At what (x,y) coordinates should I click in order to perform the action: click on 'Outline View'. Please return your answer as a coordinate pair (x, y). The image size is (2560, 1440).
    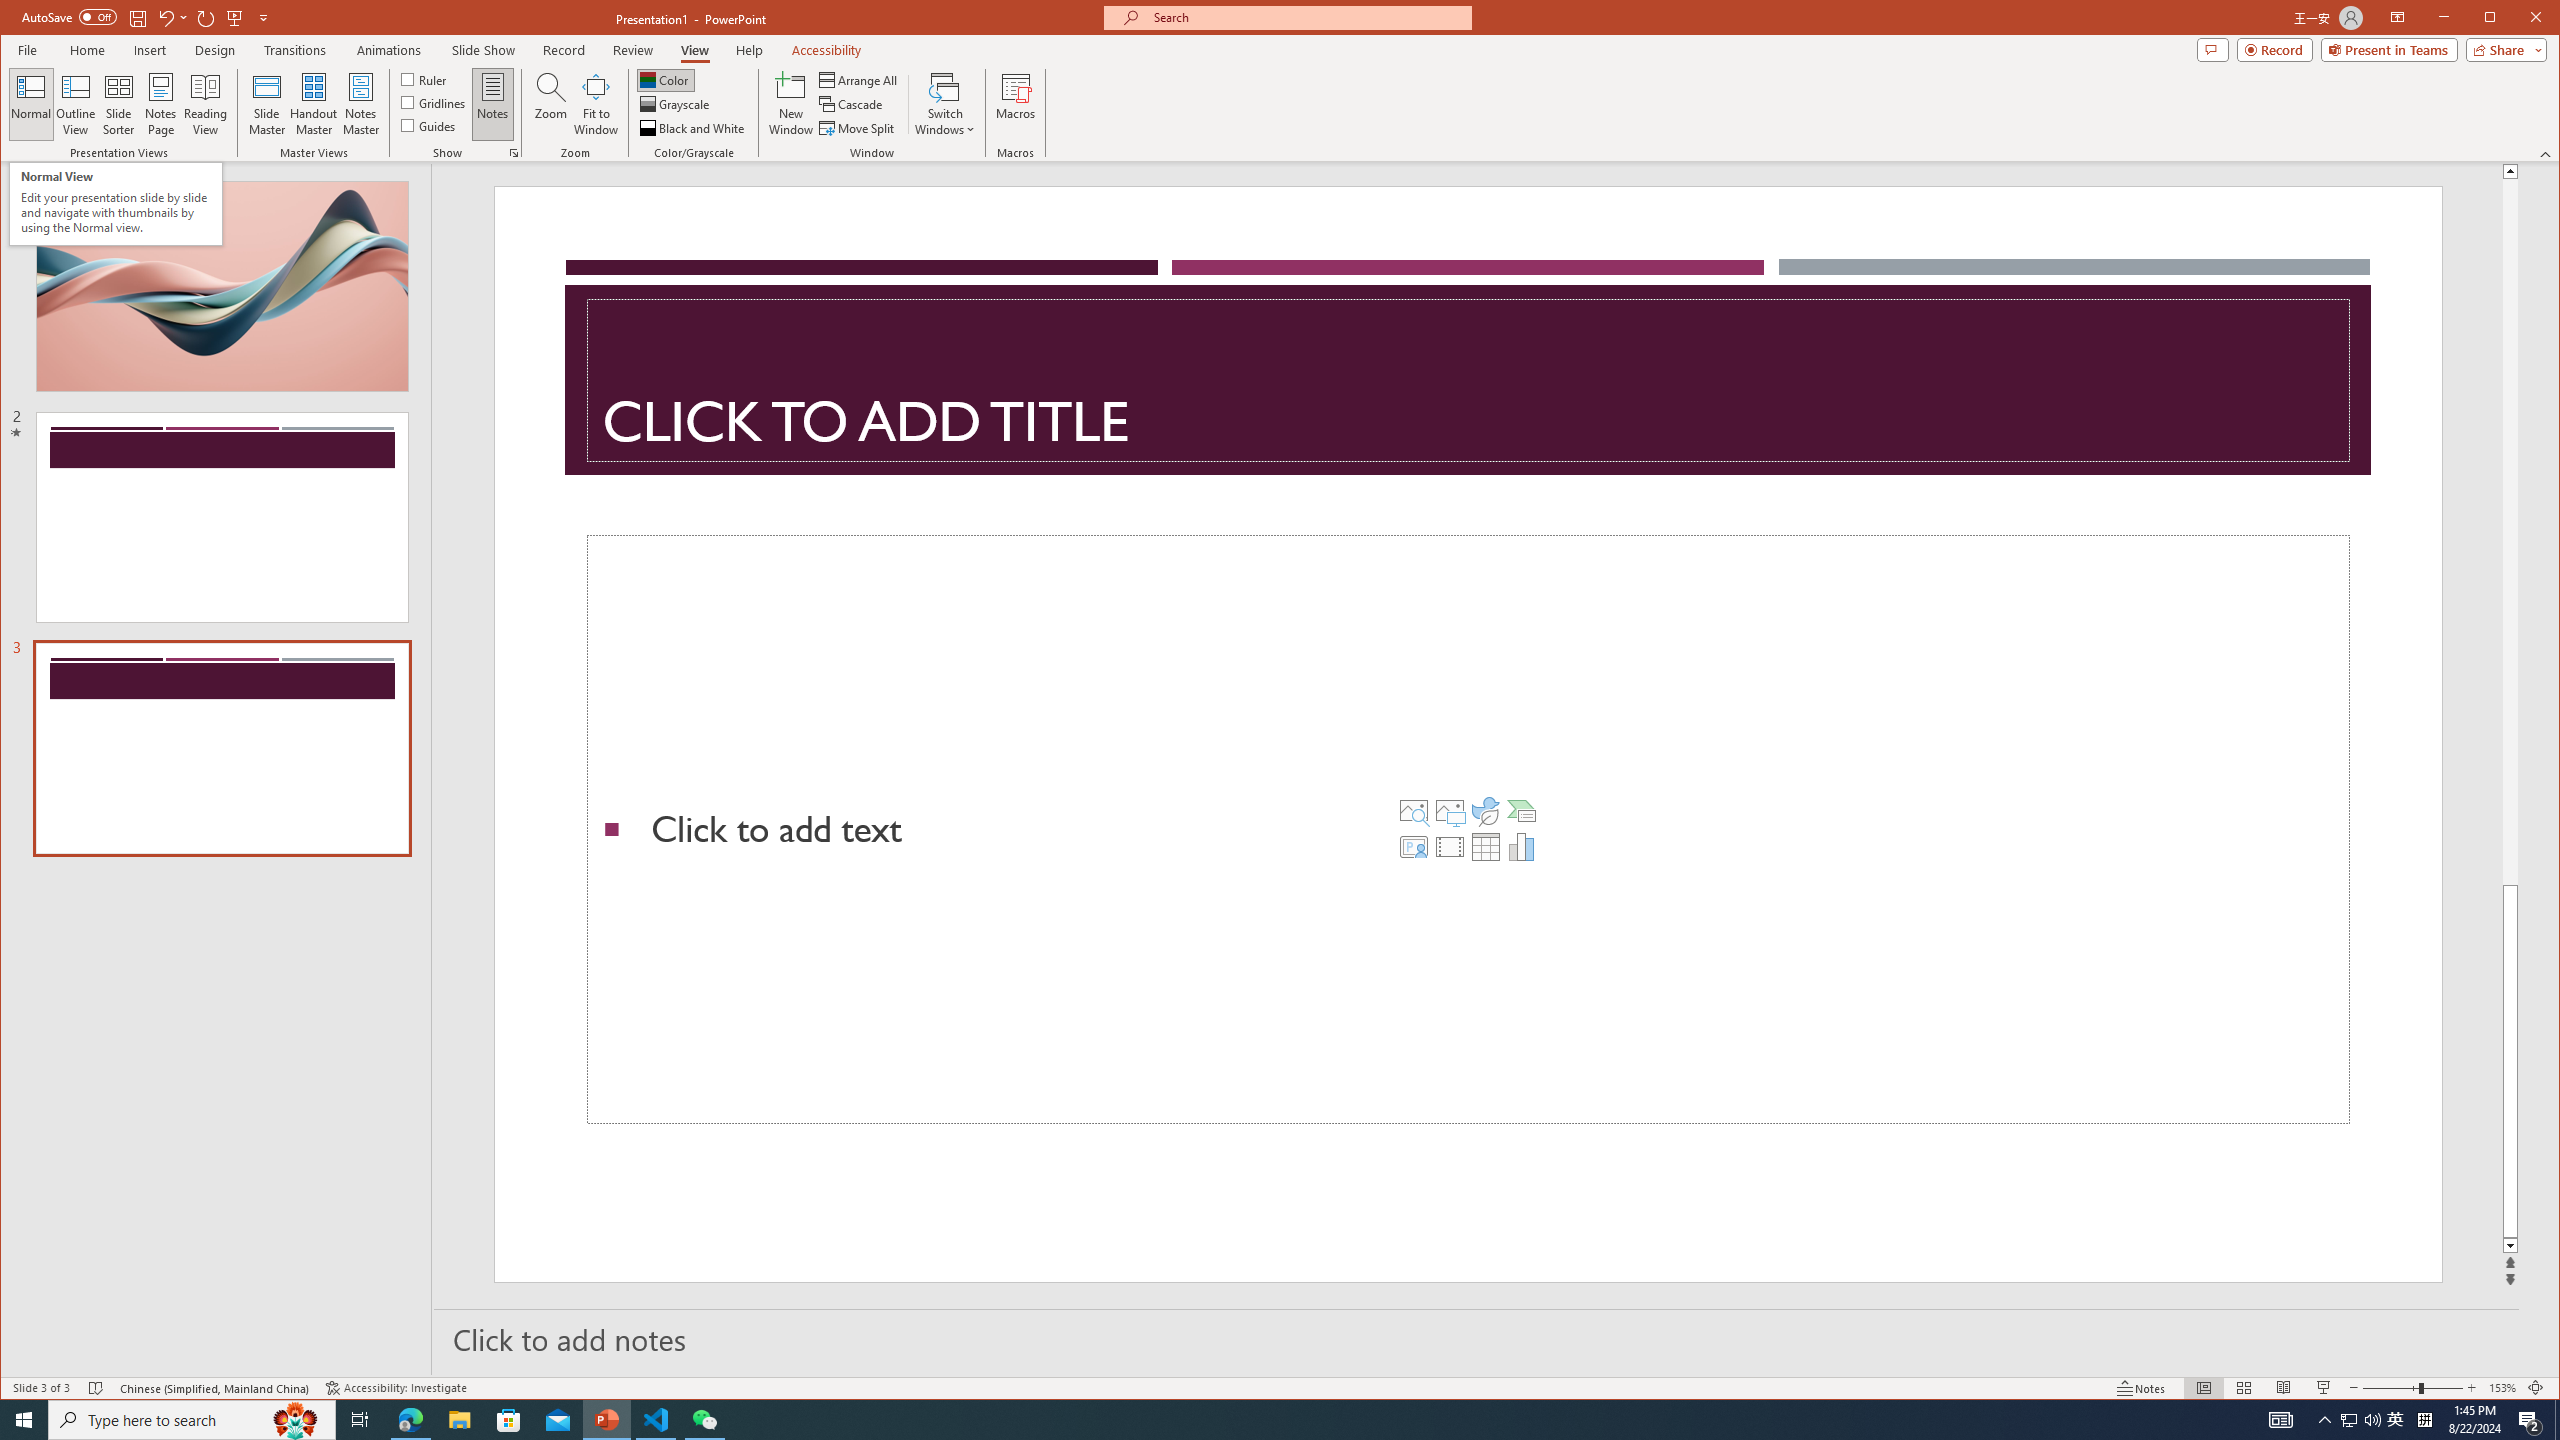
    Looking at the image, I should click on (74, 103).